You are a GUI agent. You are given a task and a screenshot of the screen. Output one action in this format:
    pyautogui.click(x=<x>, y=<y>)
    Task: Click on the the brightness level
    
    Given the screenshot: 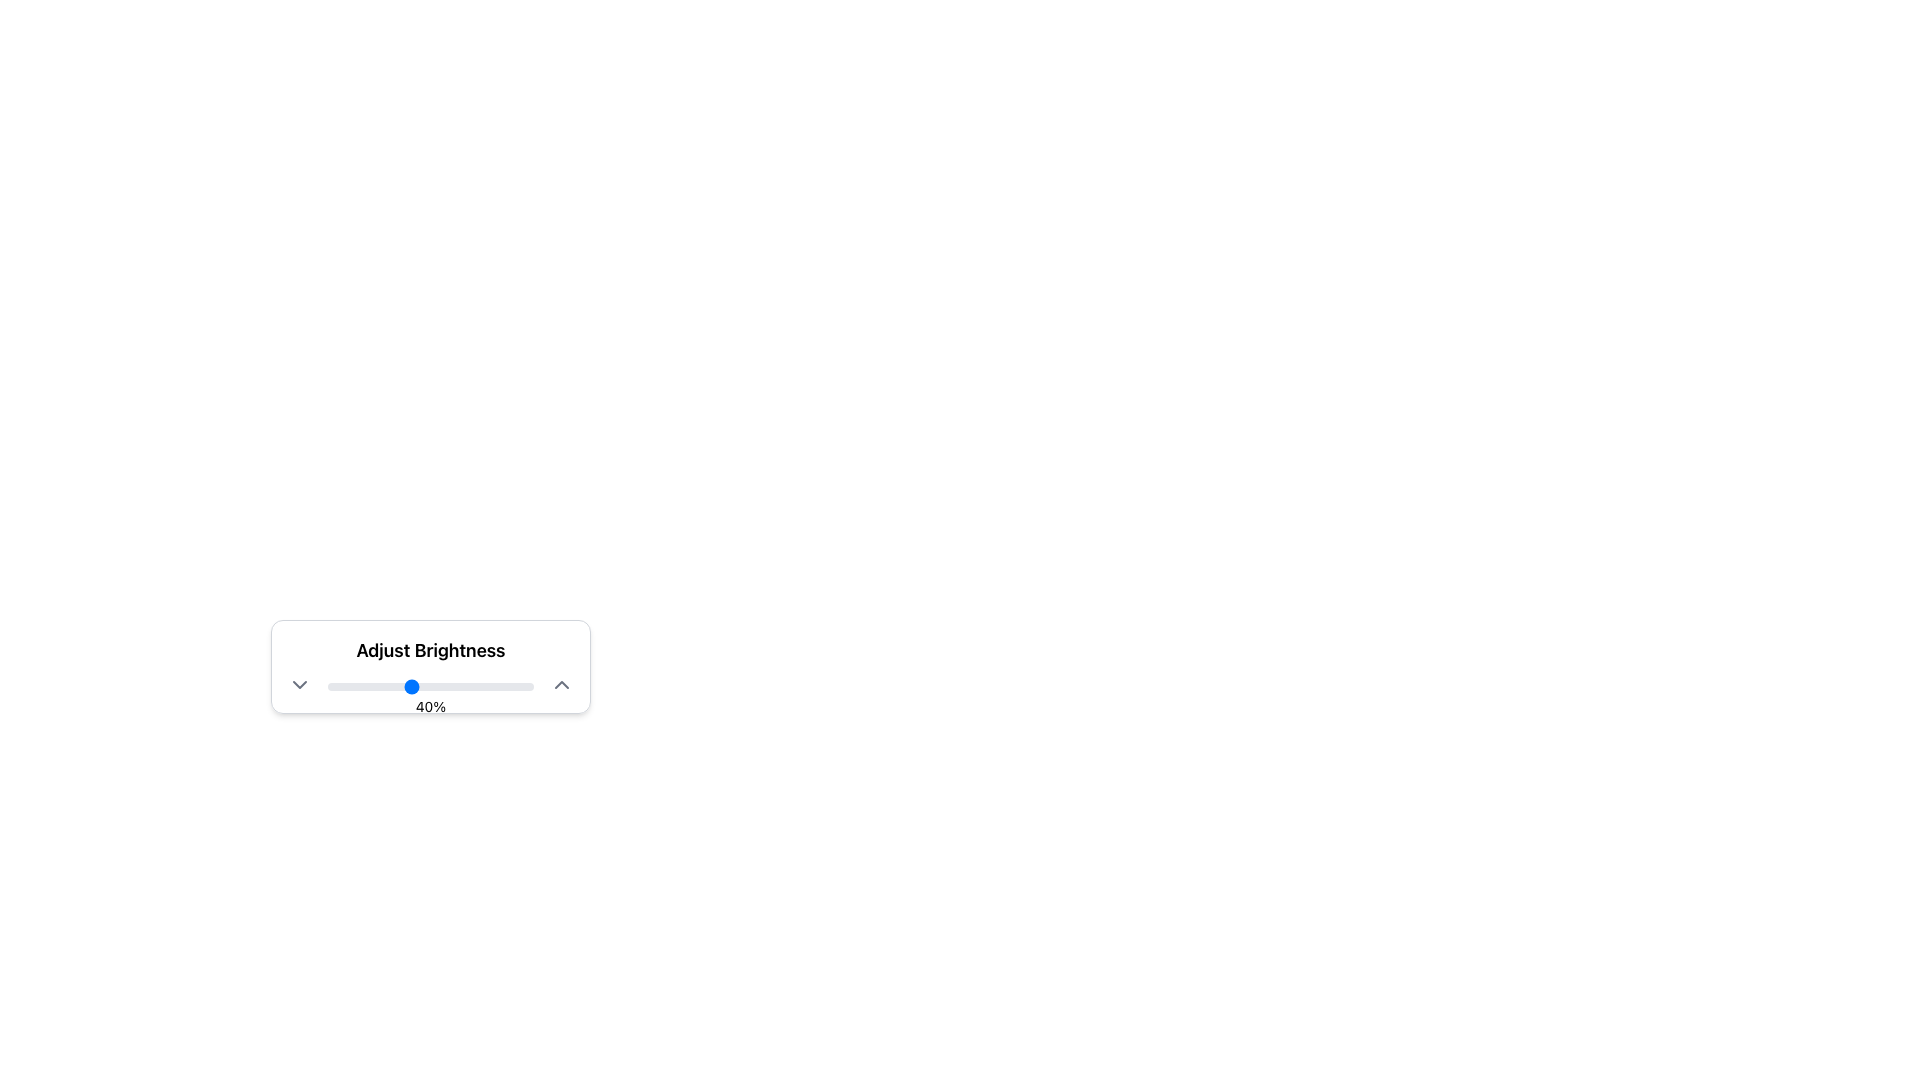 What is the action you would take?
    pyautogui.click(x=515, y=685)
    